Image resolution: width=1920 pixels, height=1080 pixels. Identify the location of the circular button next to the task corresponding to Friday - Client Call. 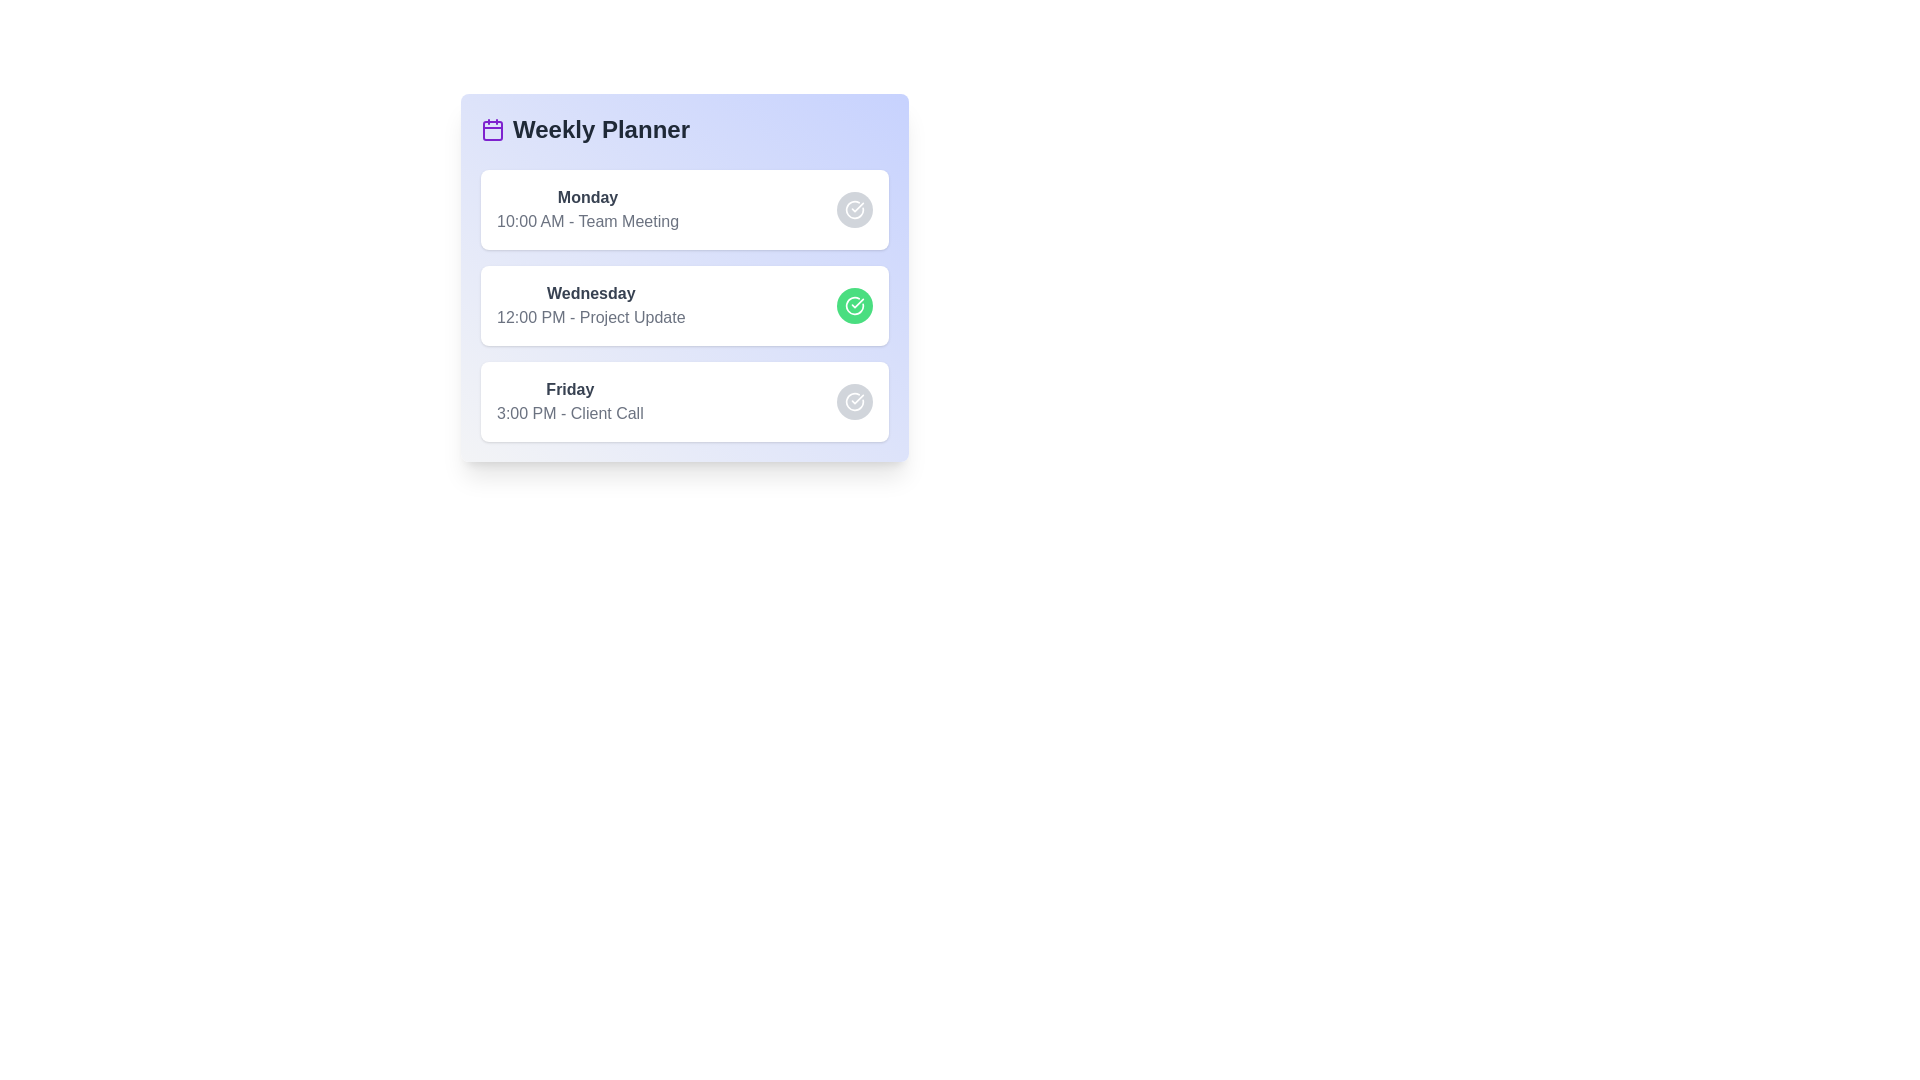
(854, 401).